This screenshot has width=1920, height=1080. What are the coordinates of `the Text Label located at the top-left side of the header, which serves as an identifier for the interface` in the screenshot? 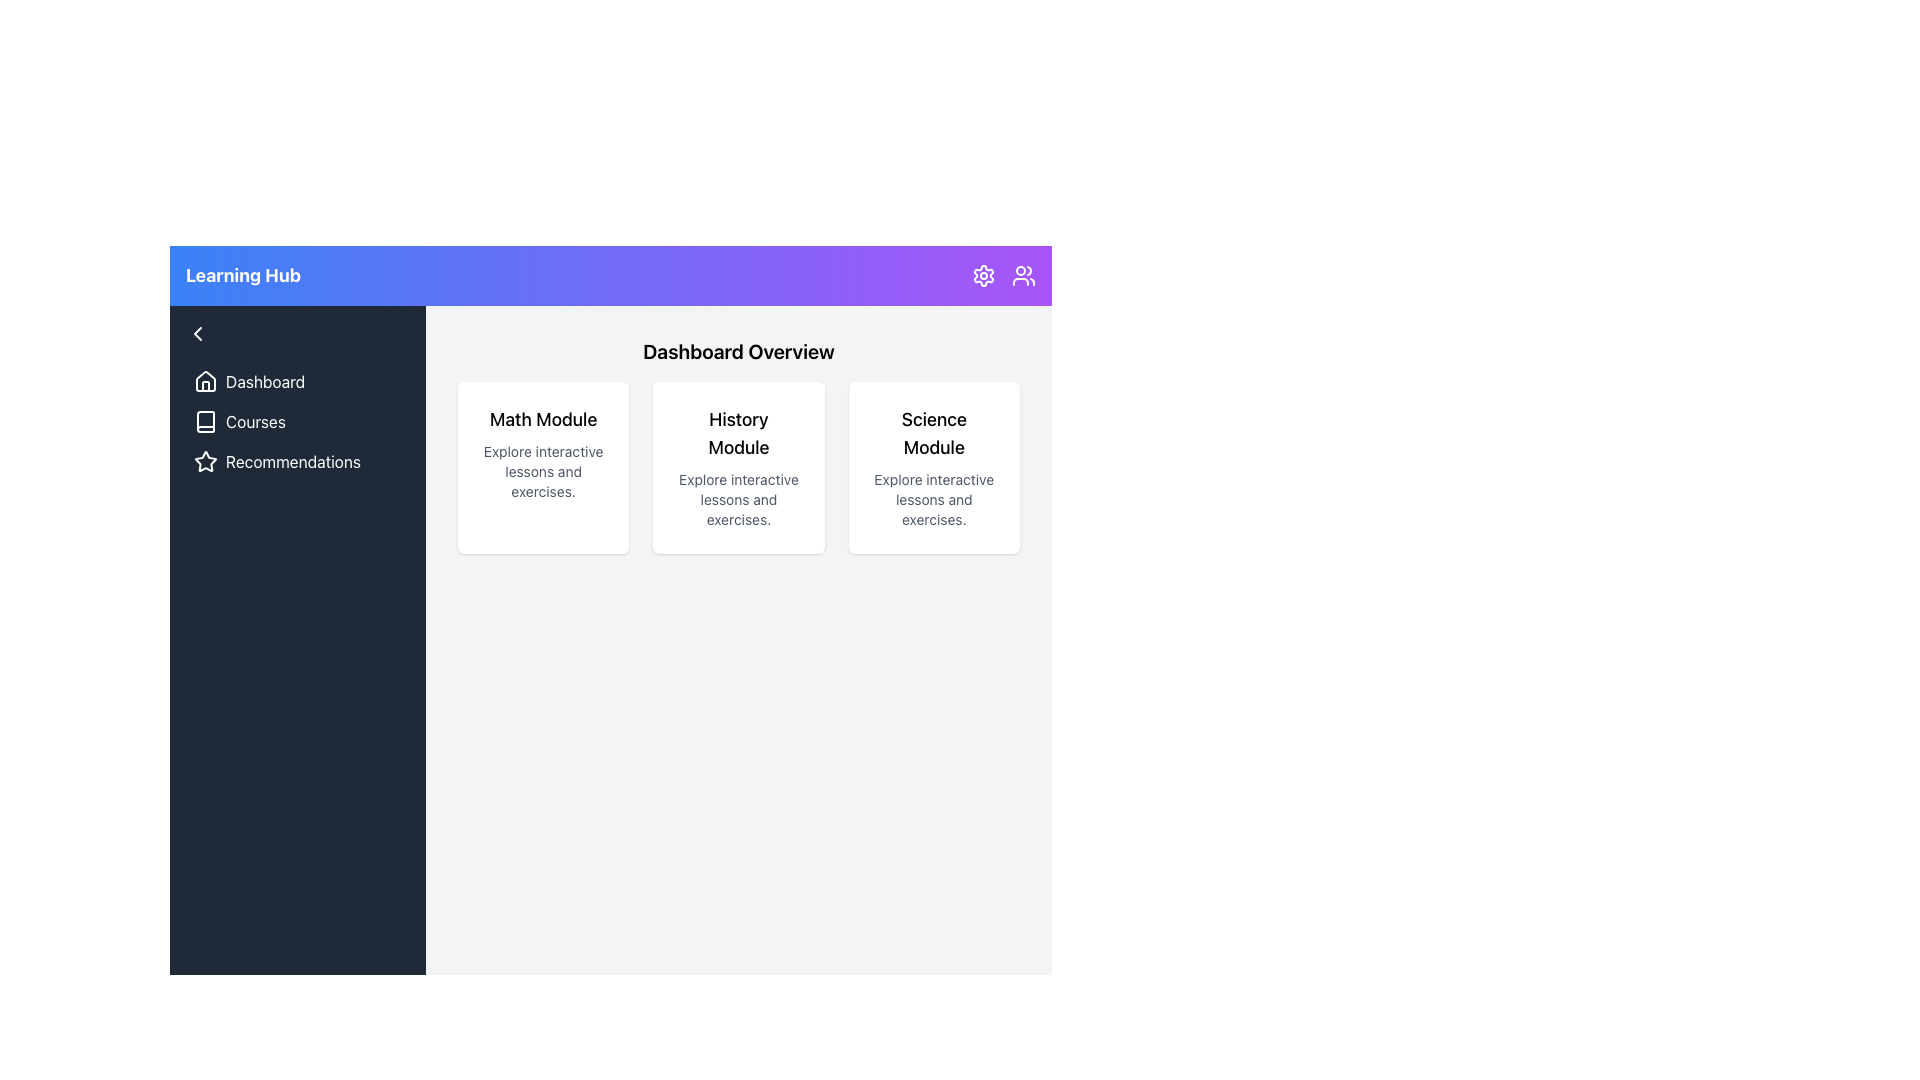 It's located at (242, 276).